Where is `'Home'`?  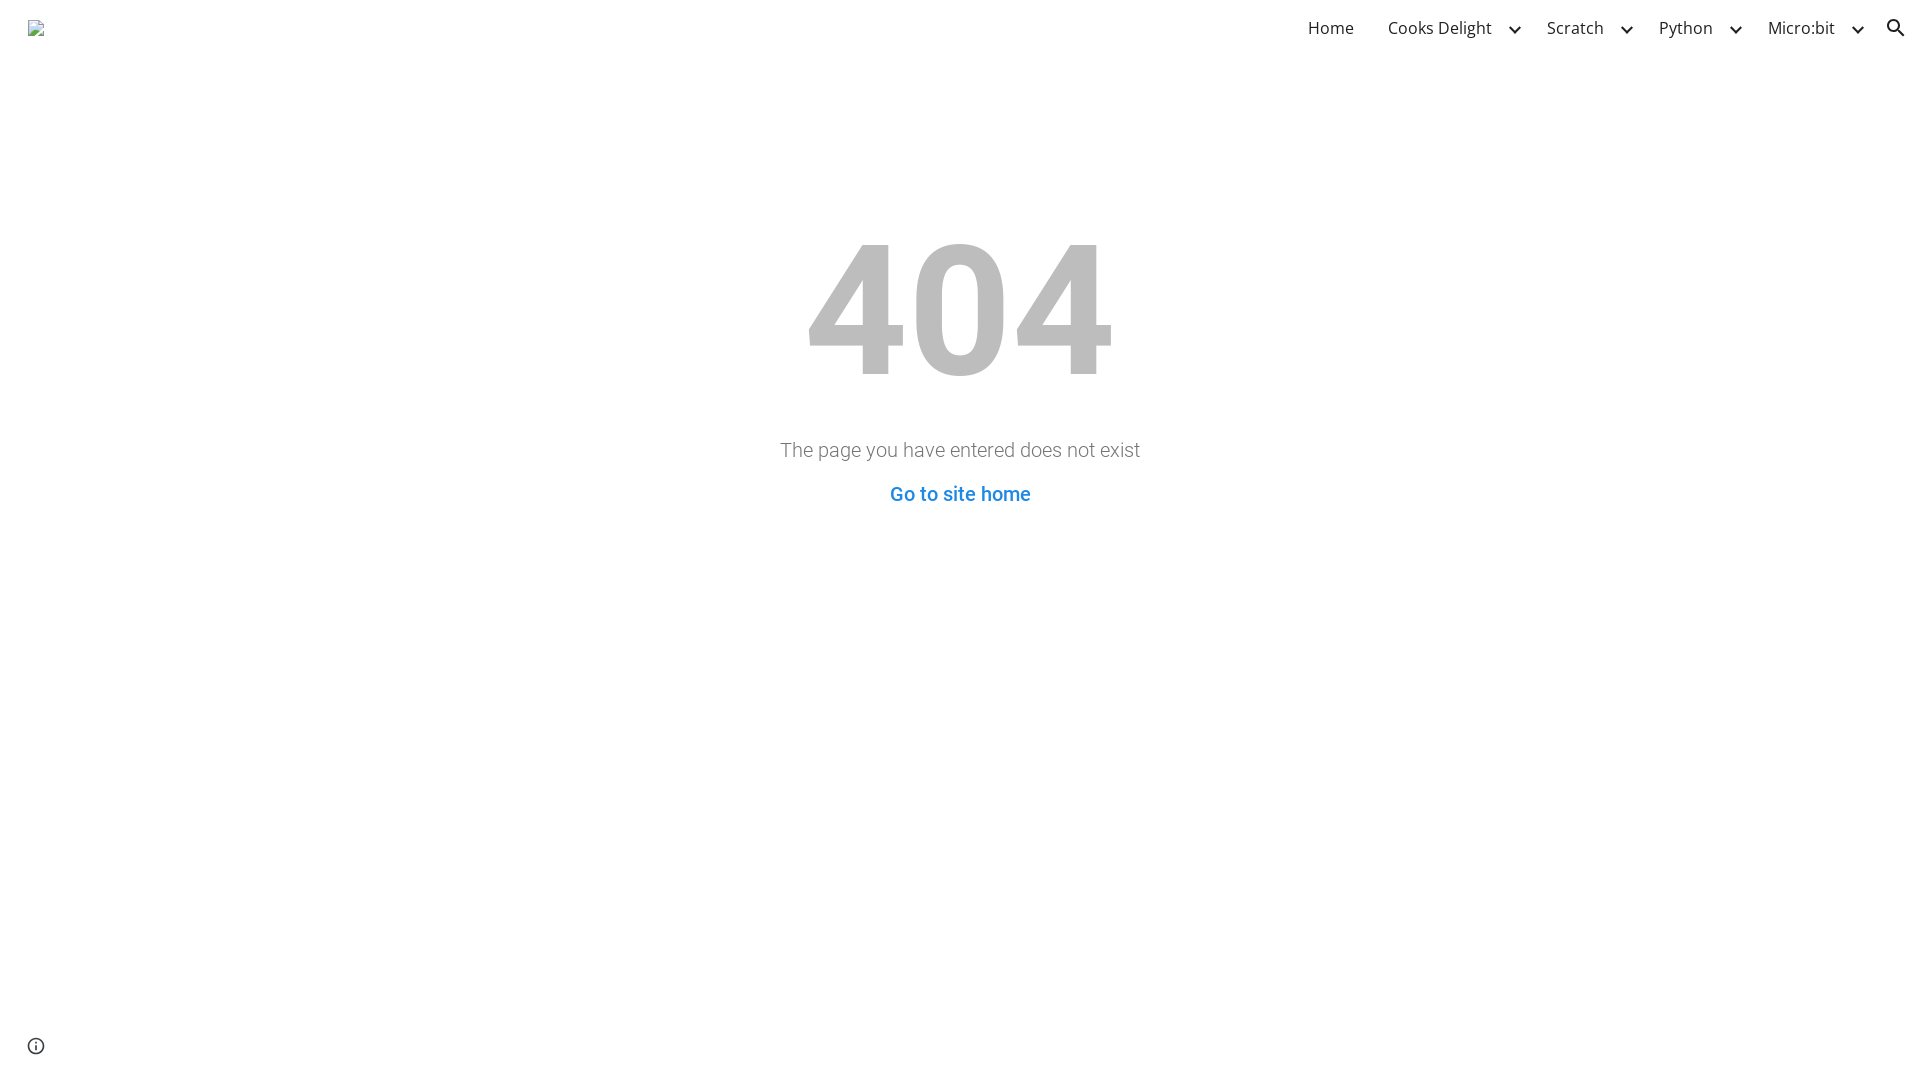 'Home' is located at coordinates (1330, 27).